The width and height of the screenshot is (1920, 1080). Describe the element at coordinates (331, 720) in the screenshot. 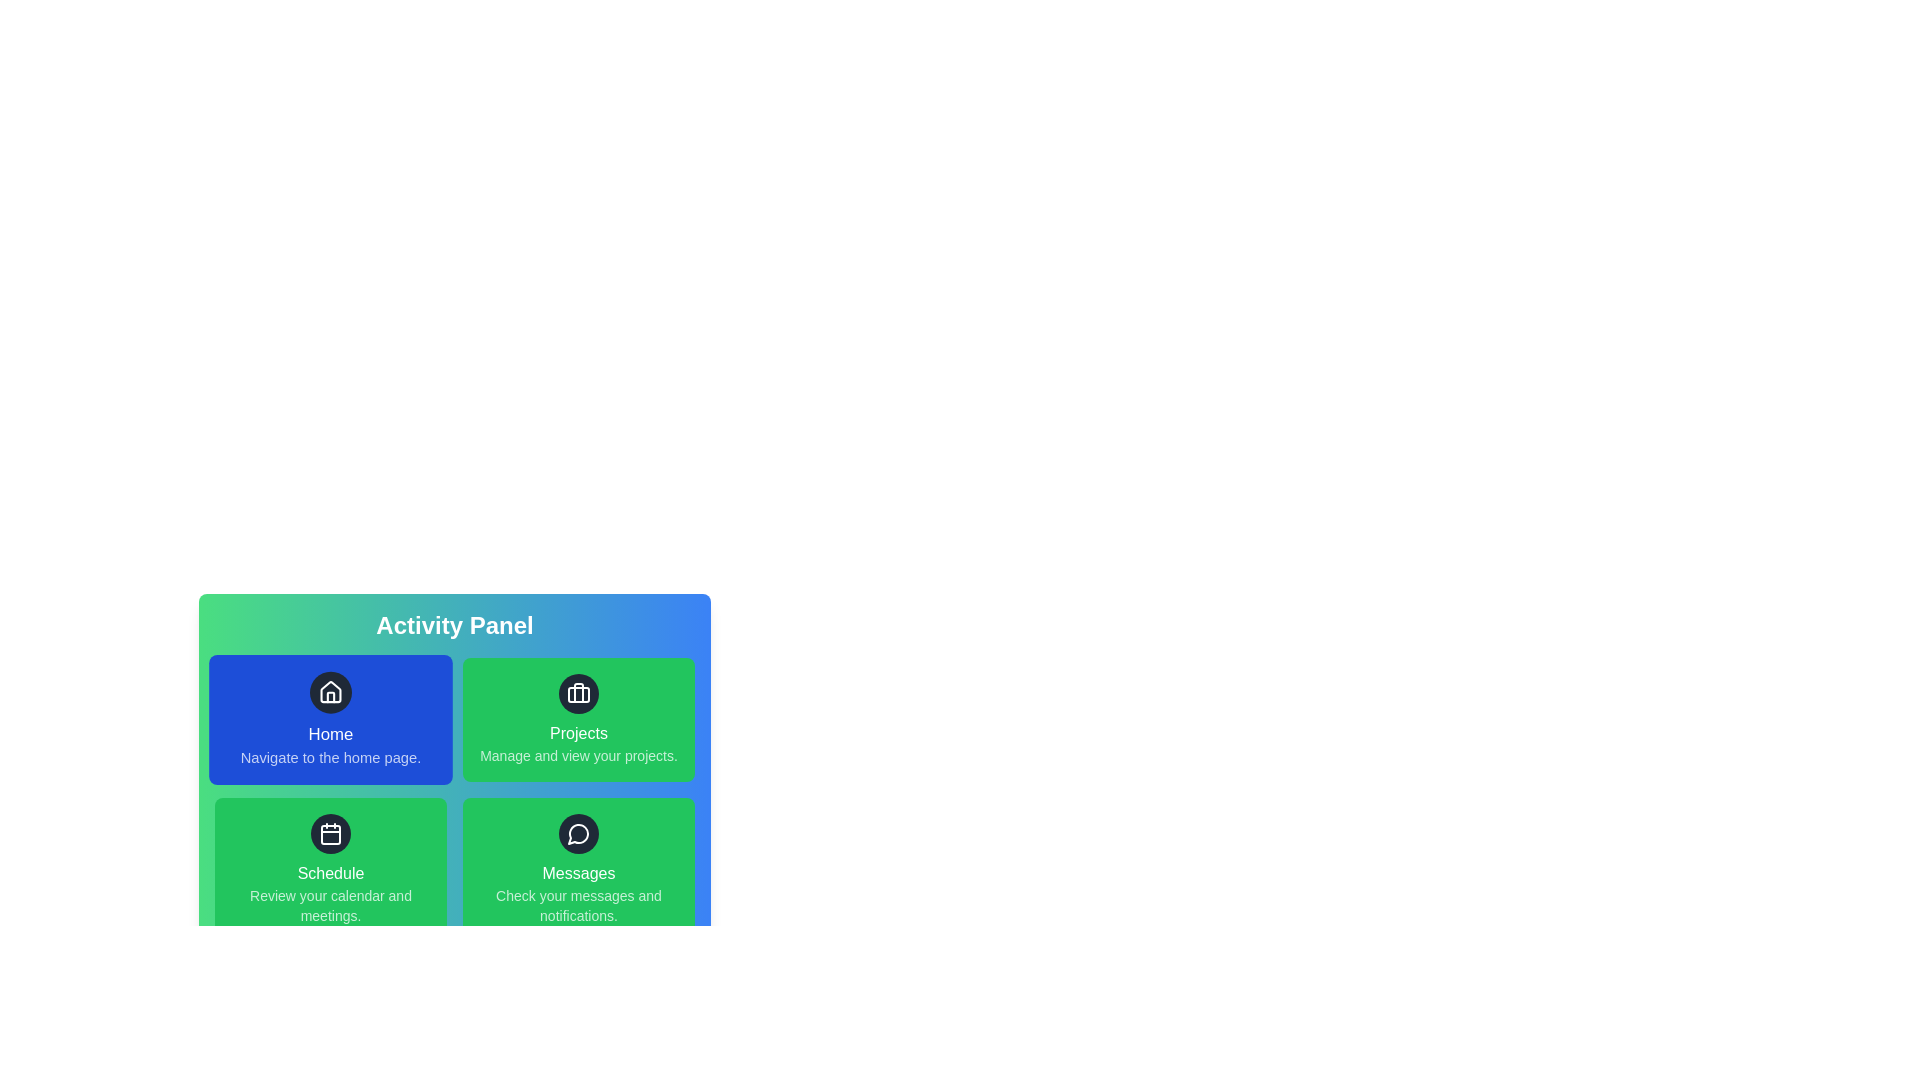

I see `the Home item in the Activity Panel` at that location.